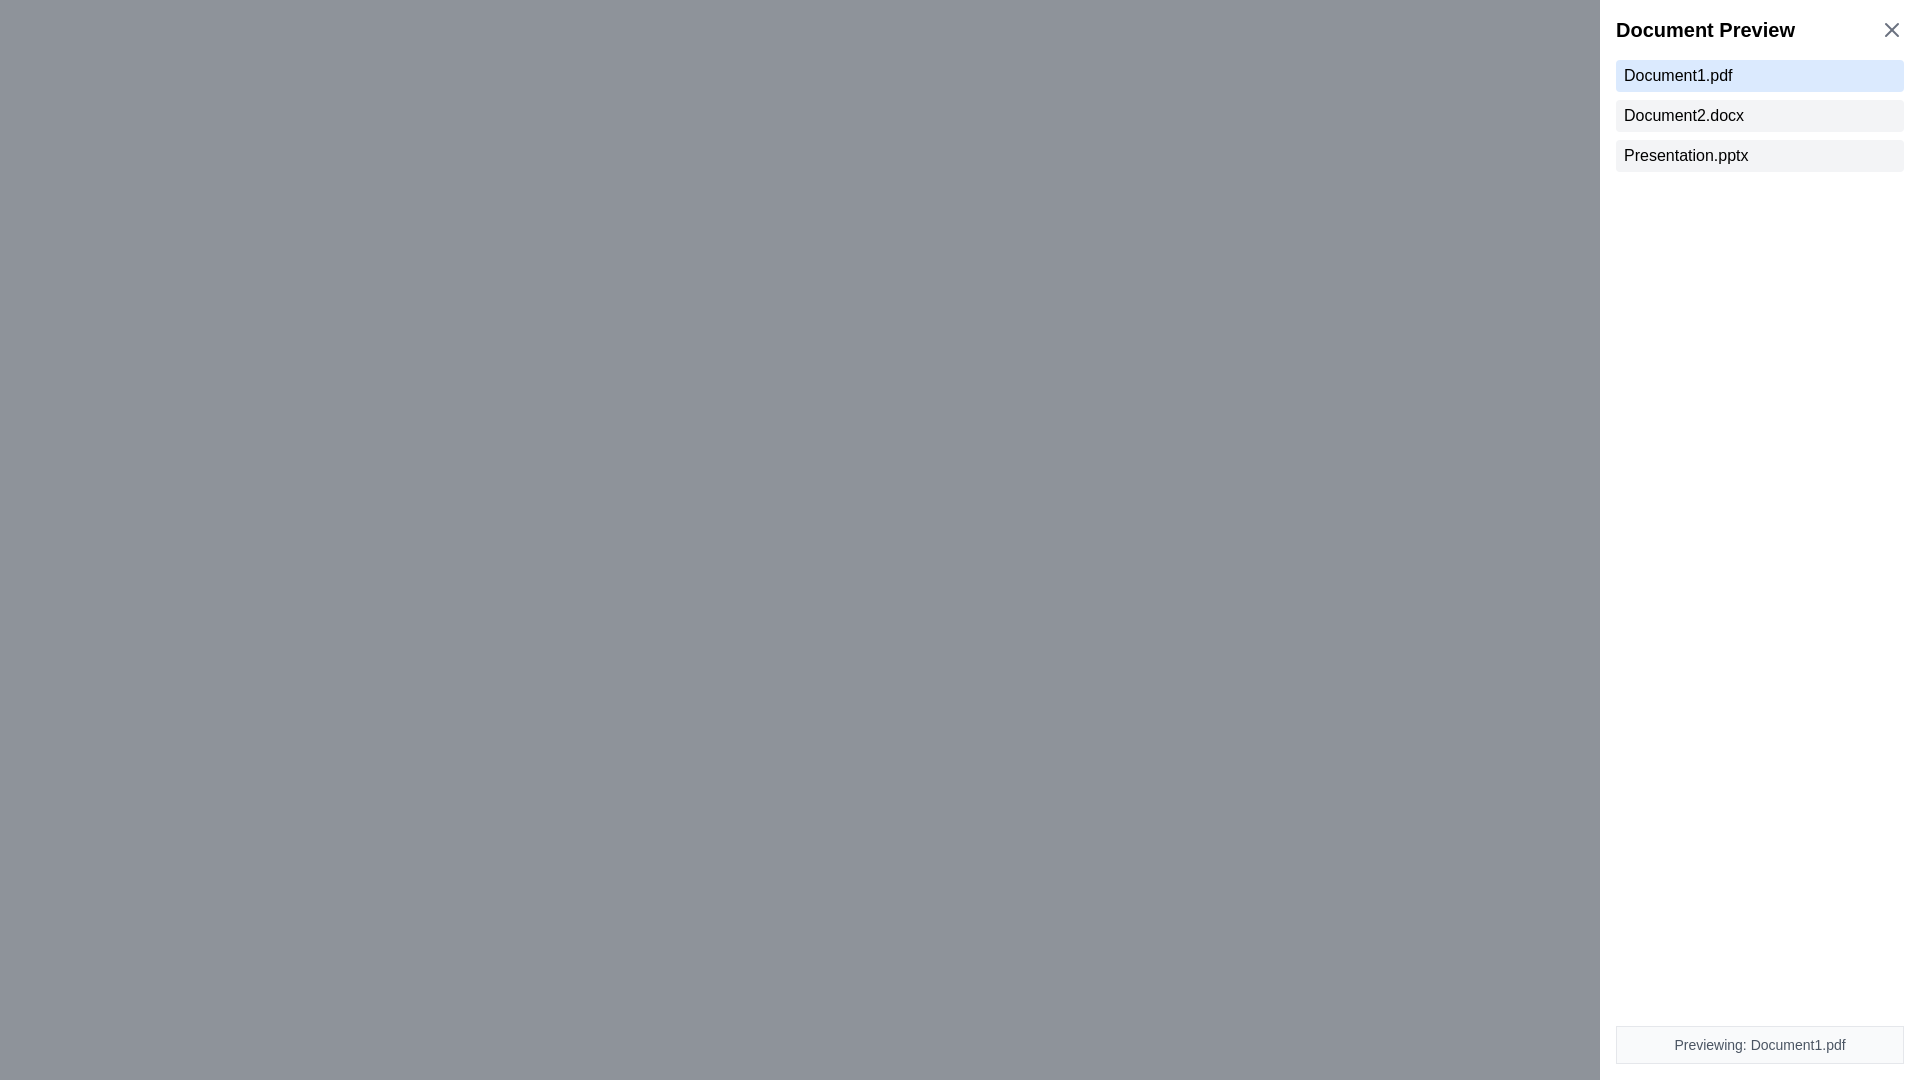  What do you see at coordinates (1890, 30) in the screenshot?
I see `the 'X' icon located at the top right corner of the interface, above the 'Document Preview' heading` at bounding box center [1890, 30].